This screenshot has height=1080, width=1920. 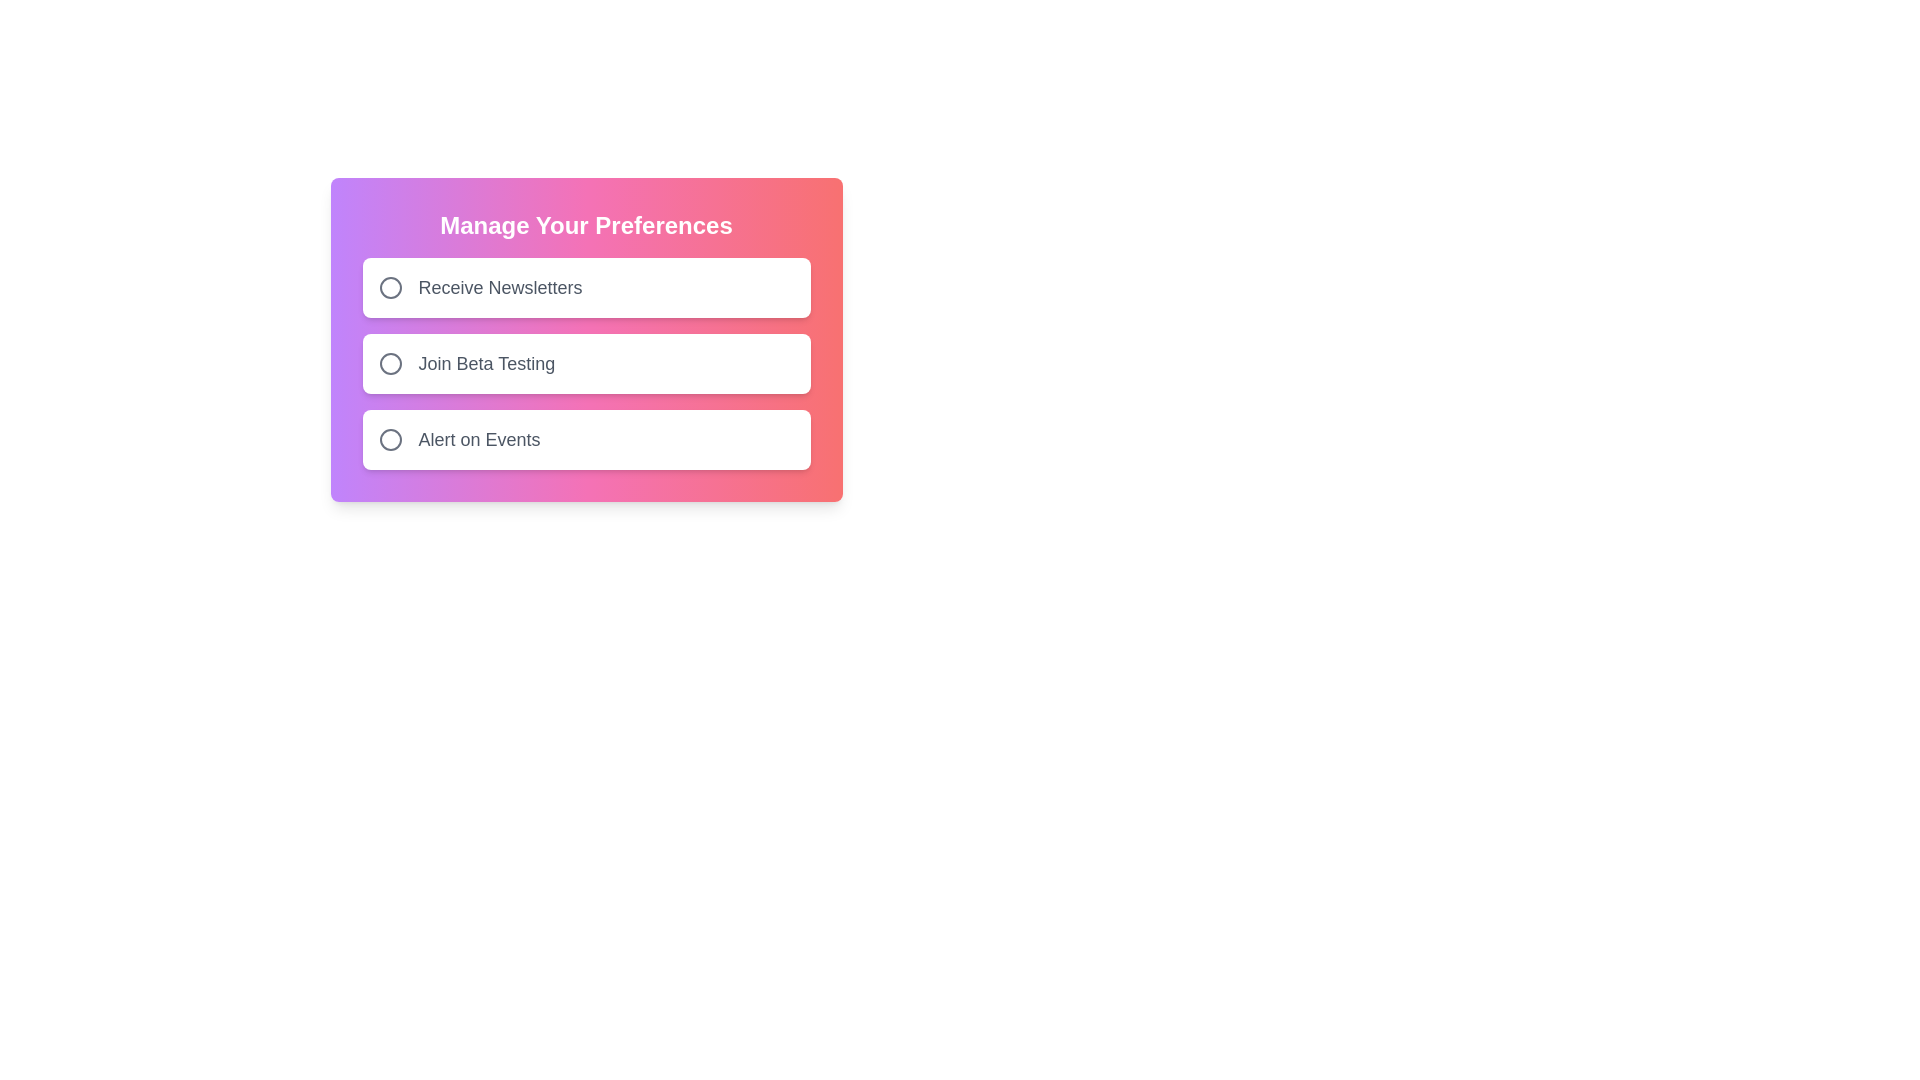 What do you see at coordinates (390, 288) in the screenshot?
I see `the circular radio button indicator for the 'Receive Newsletters' option by moving the cursor to its center` at bounding box center [390, 288].